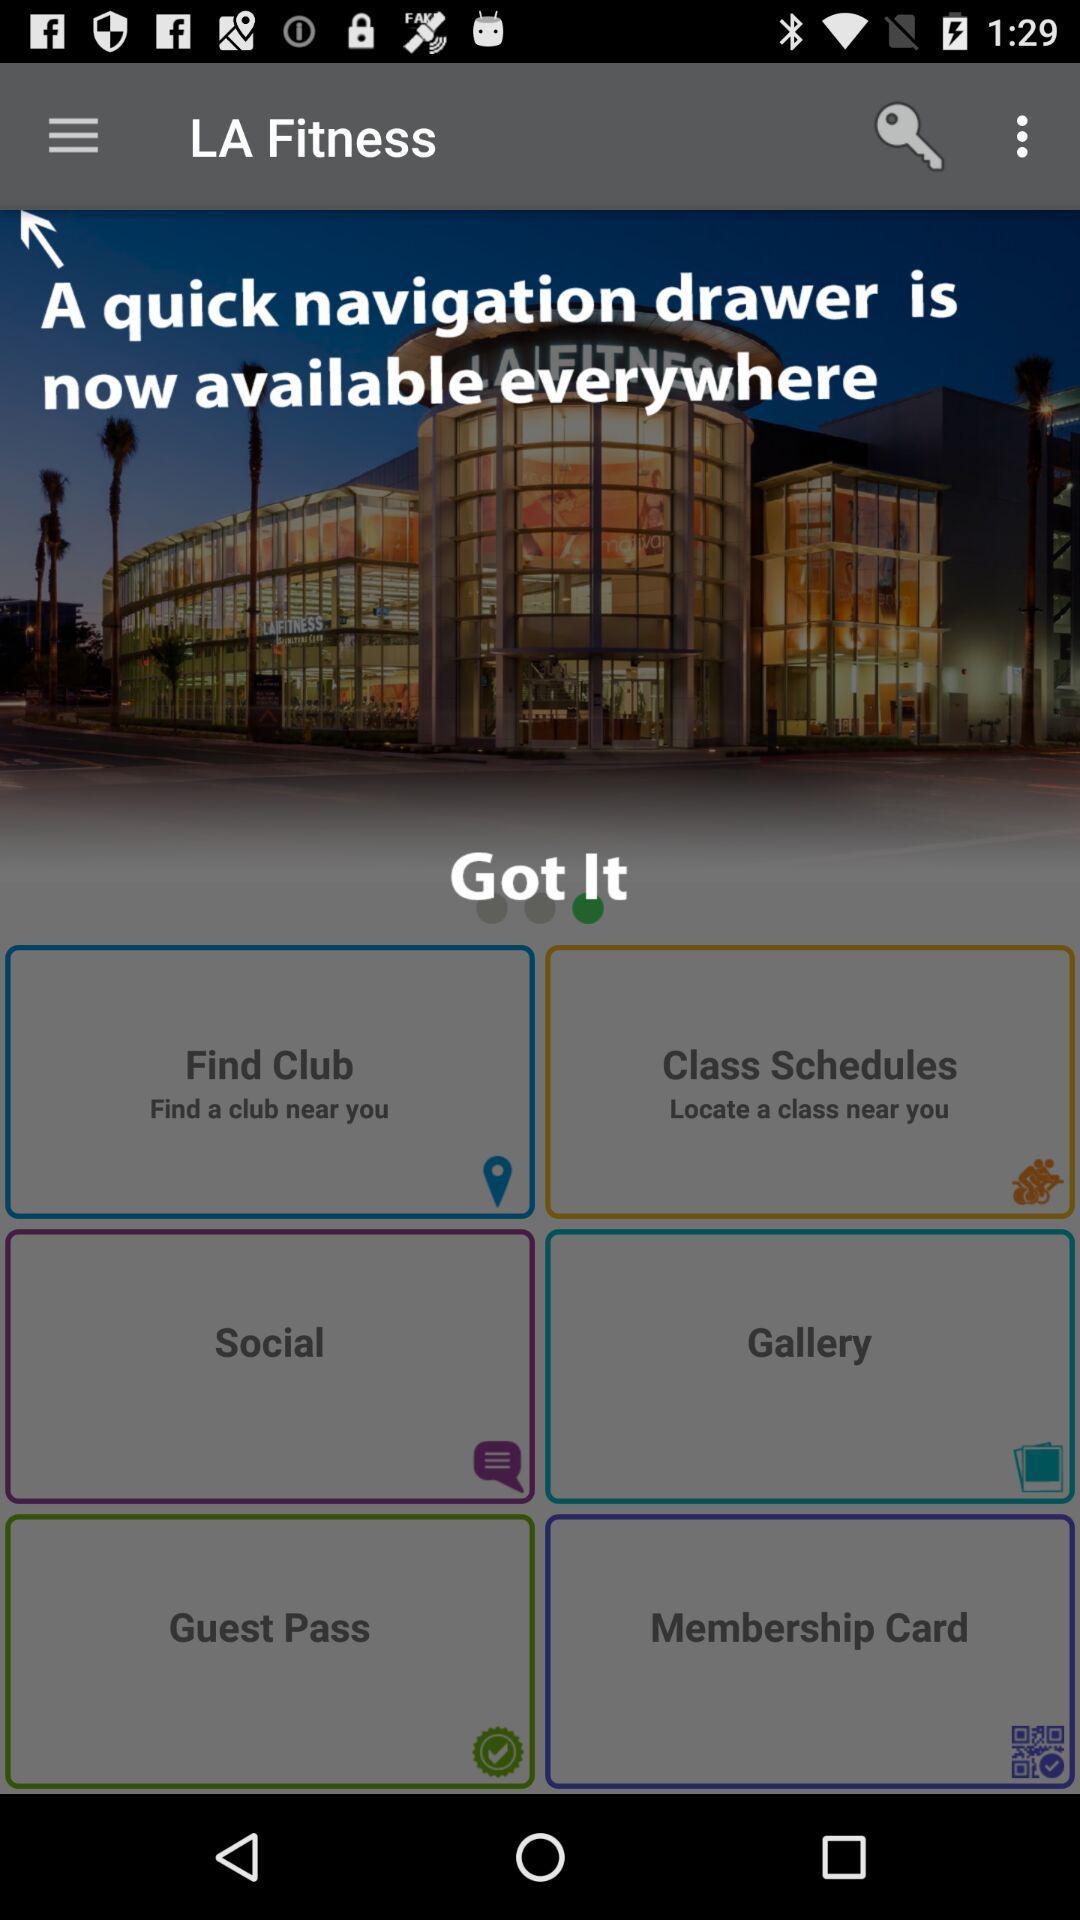 This screenshot has height=1920, width=1080. I want to click on the icon next to the la fitness item, so click(72, 135).